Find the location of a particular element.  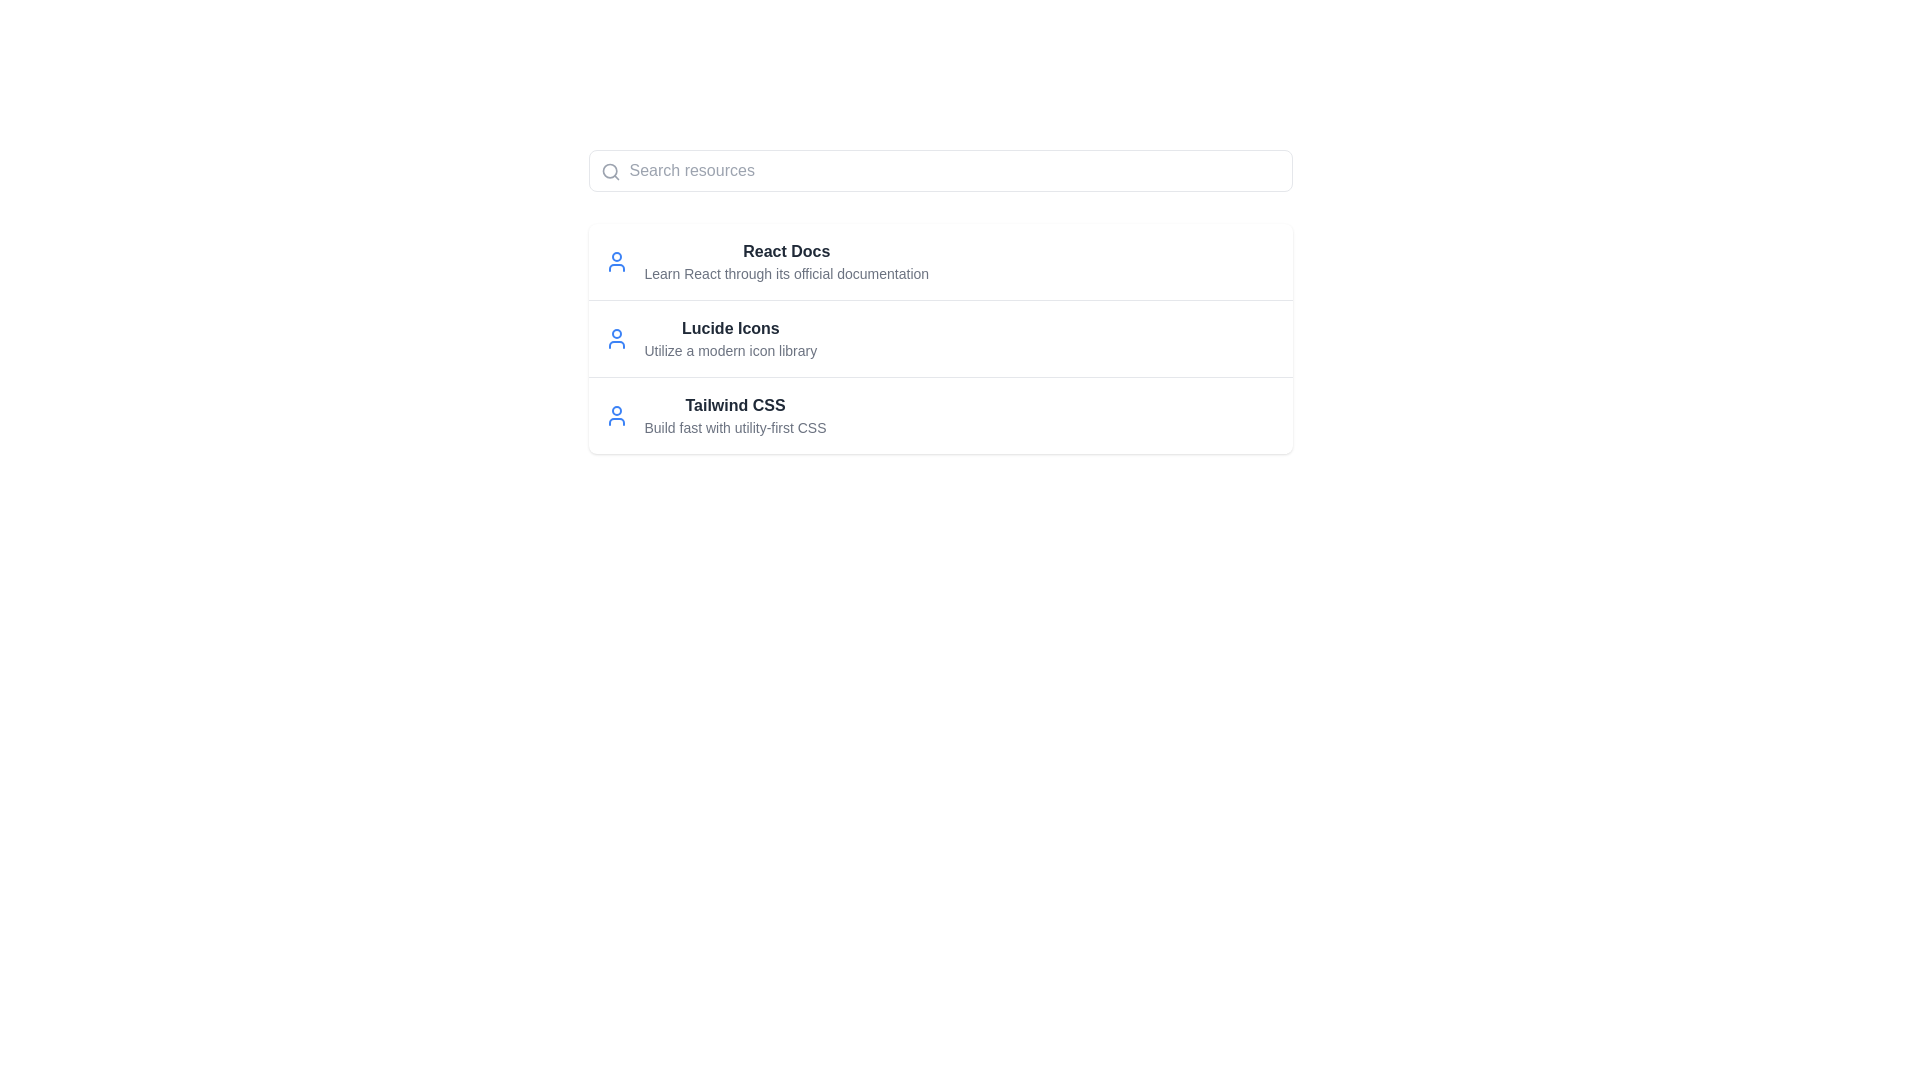

the blue user avatar icon located to the left of the text 'React Docs' is located at coordinates (615, 261).